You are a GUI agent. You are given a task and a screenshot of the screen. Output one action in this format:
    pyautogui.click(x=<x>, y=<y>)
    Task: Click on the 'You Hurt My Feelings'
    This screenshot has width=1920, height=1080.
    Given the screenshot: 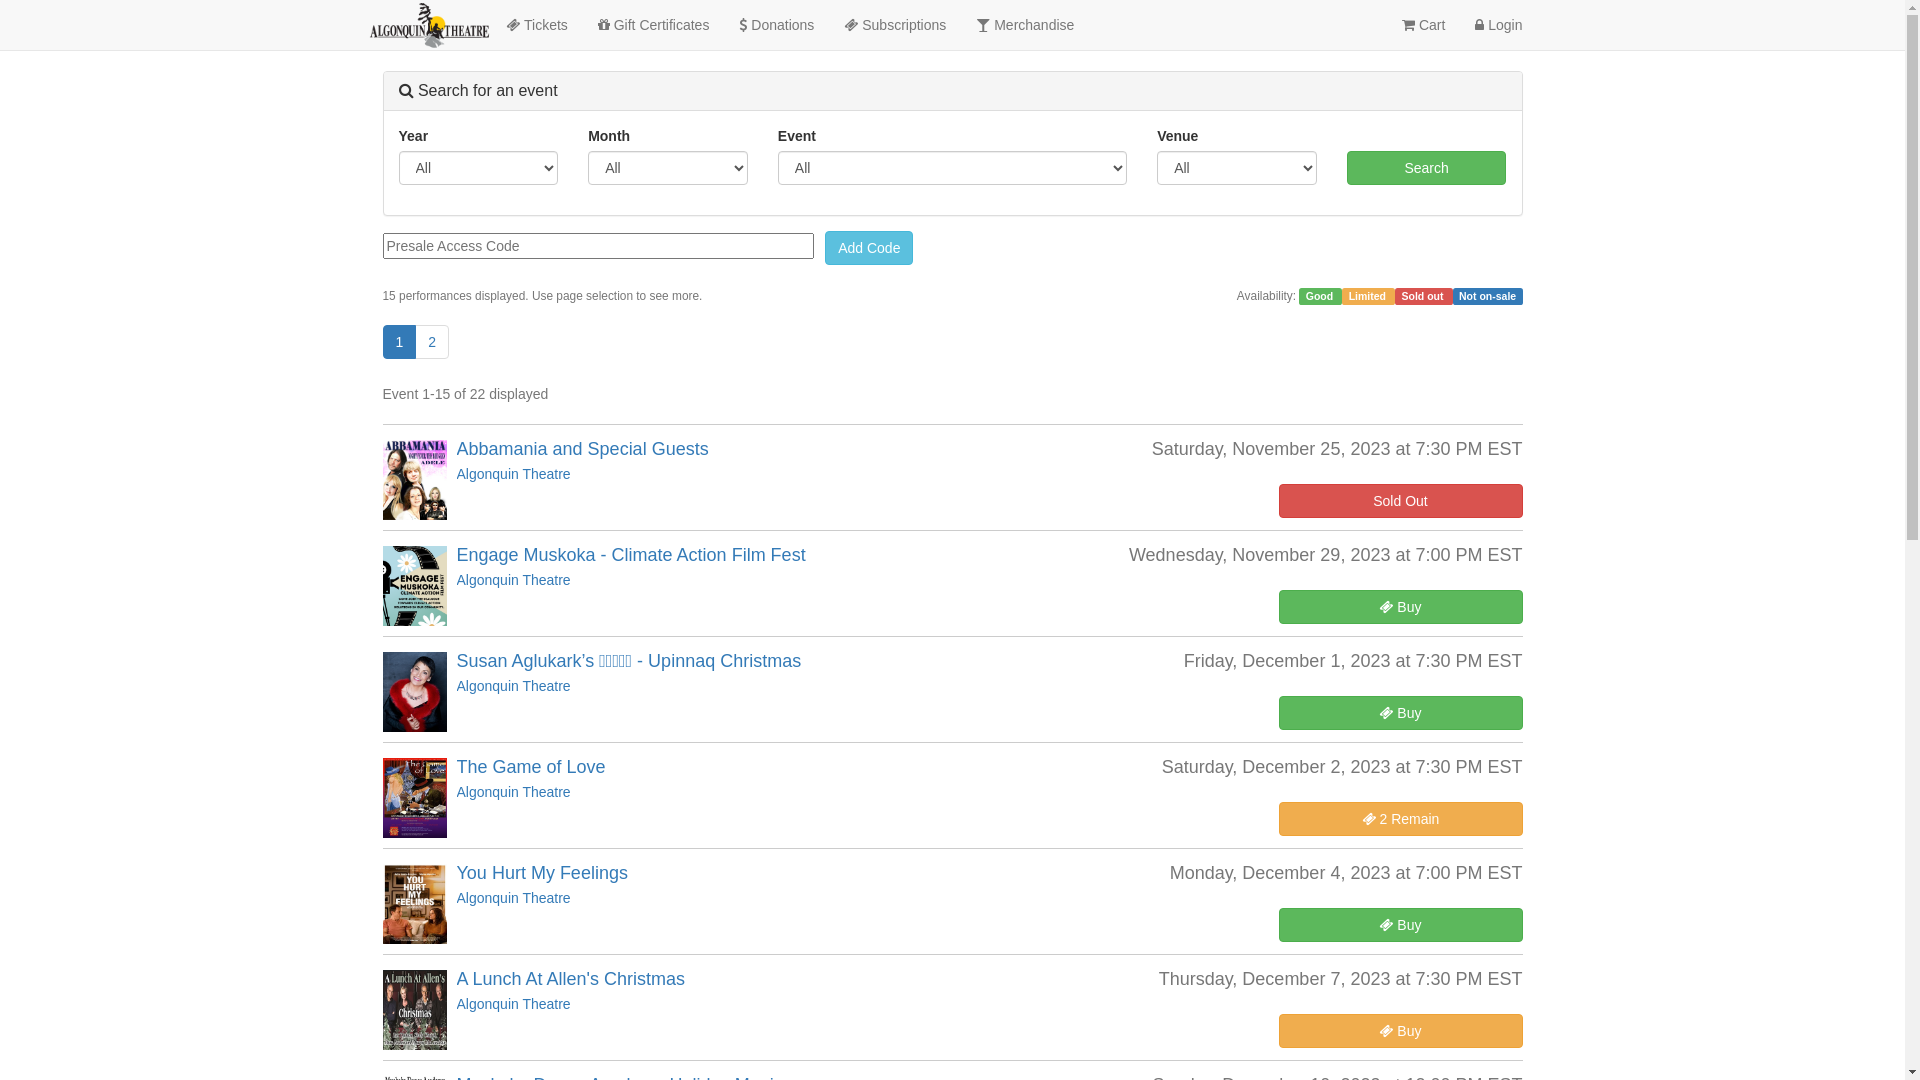 What is the action you would take?
    pyautogui.click(x=541, y=871)
    